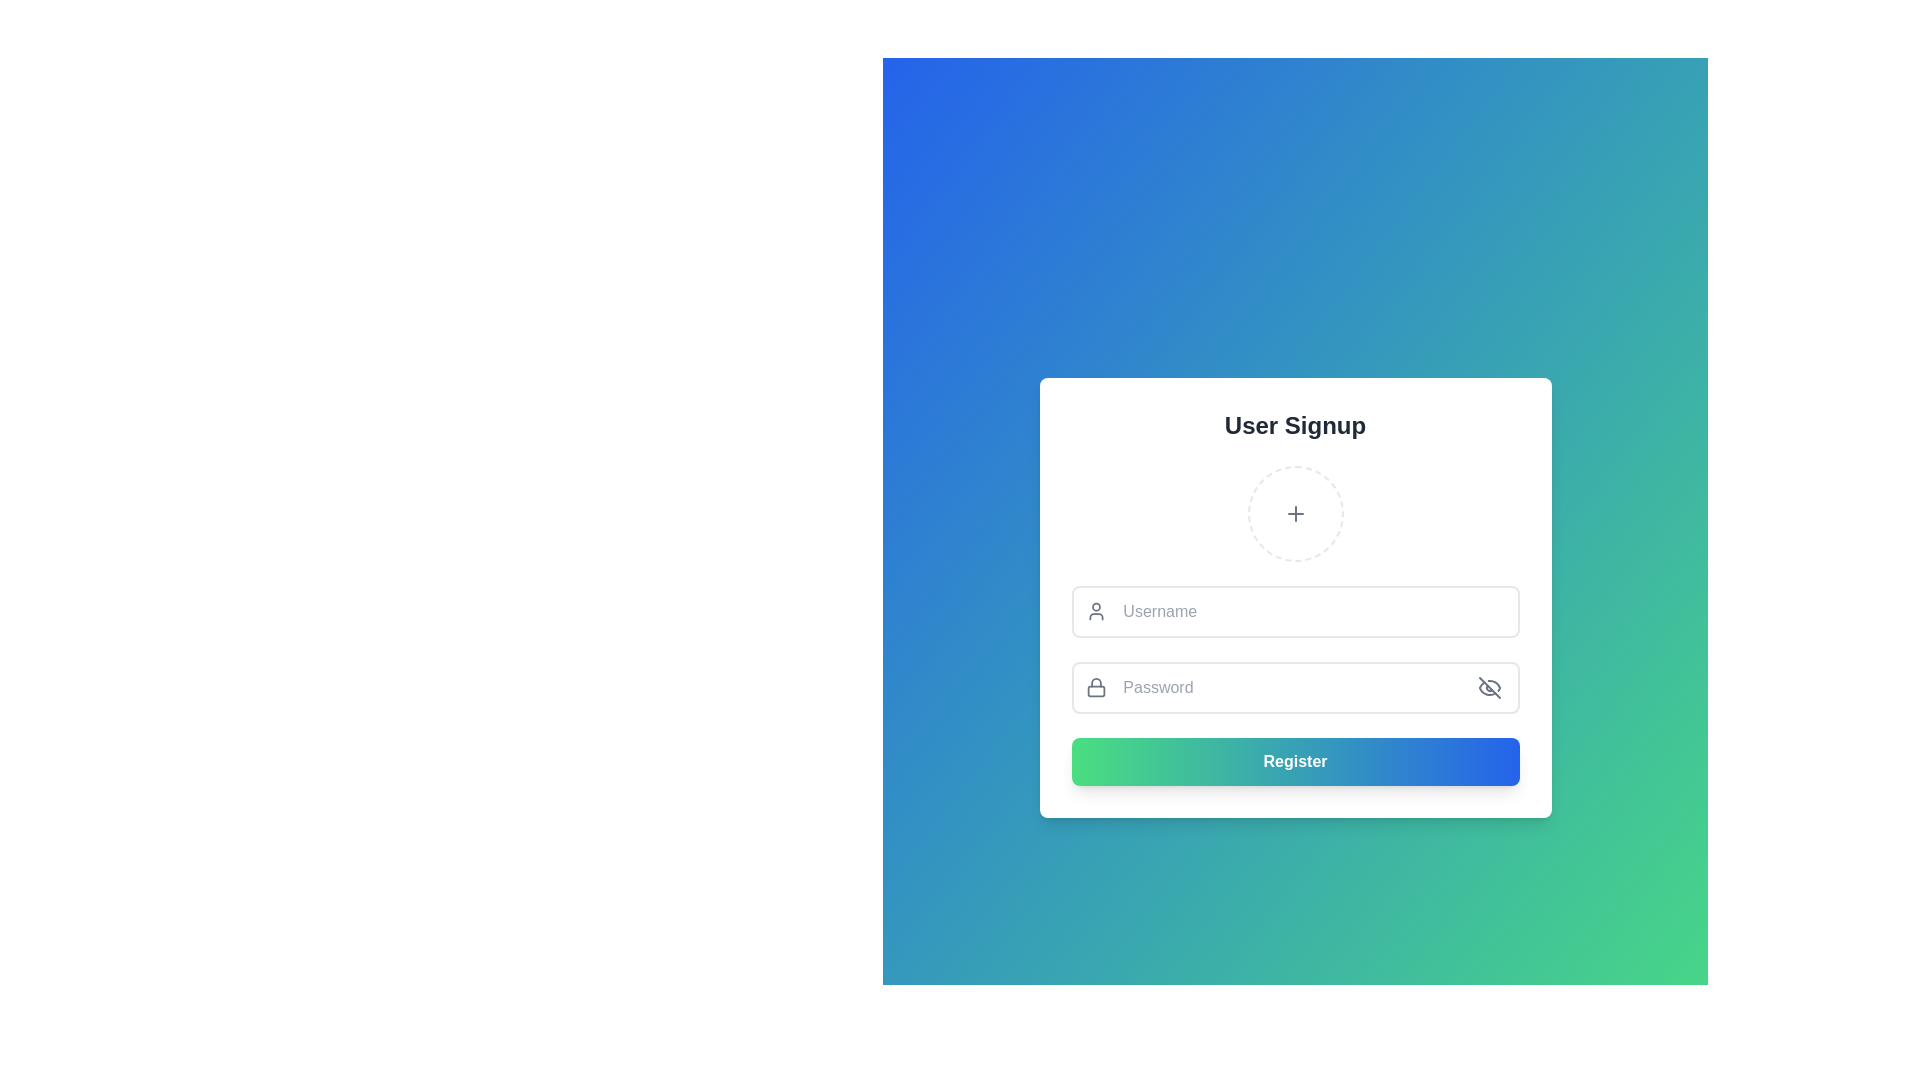 Image resolution: width=1920 pixels, height=1080 pixels. I want to click on bottom rectangular portion of the padlock icon, which indicates the security of user credentials in the password input field, so click(1095, 691).